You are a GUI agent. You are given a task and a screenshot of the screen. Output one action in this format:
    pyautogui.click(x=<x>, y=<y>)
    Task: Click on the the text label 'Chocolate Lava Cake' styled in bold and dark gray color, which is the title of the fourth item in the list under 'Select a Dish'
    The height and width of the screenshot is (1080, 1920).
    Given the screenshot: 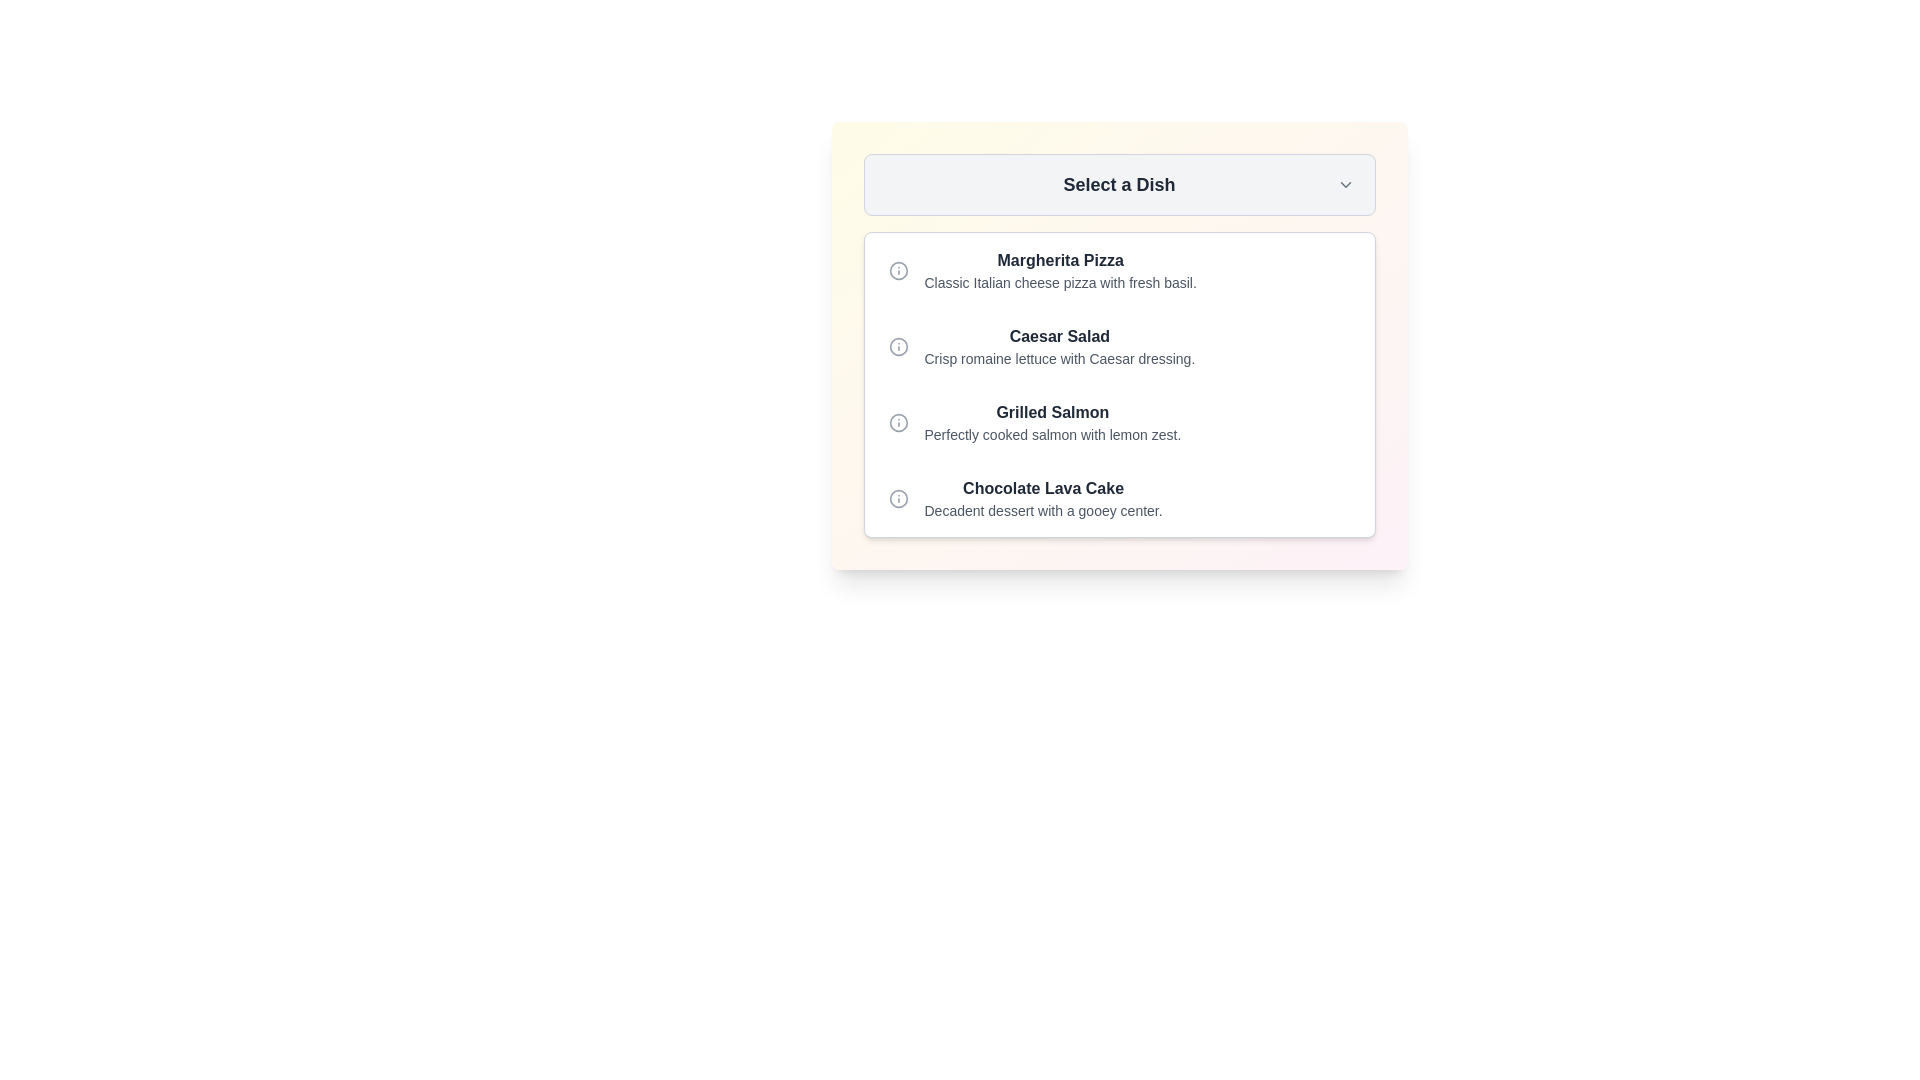 What is the action you would take?
    pyautogui.click(x=1042, y=489)
    